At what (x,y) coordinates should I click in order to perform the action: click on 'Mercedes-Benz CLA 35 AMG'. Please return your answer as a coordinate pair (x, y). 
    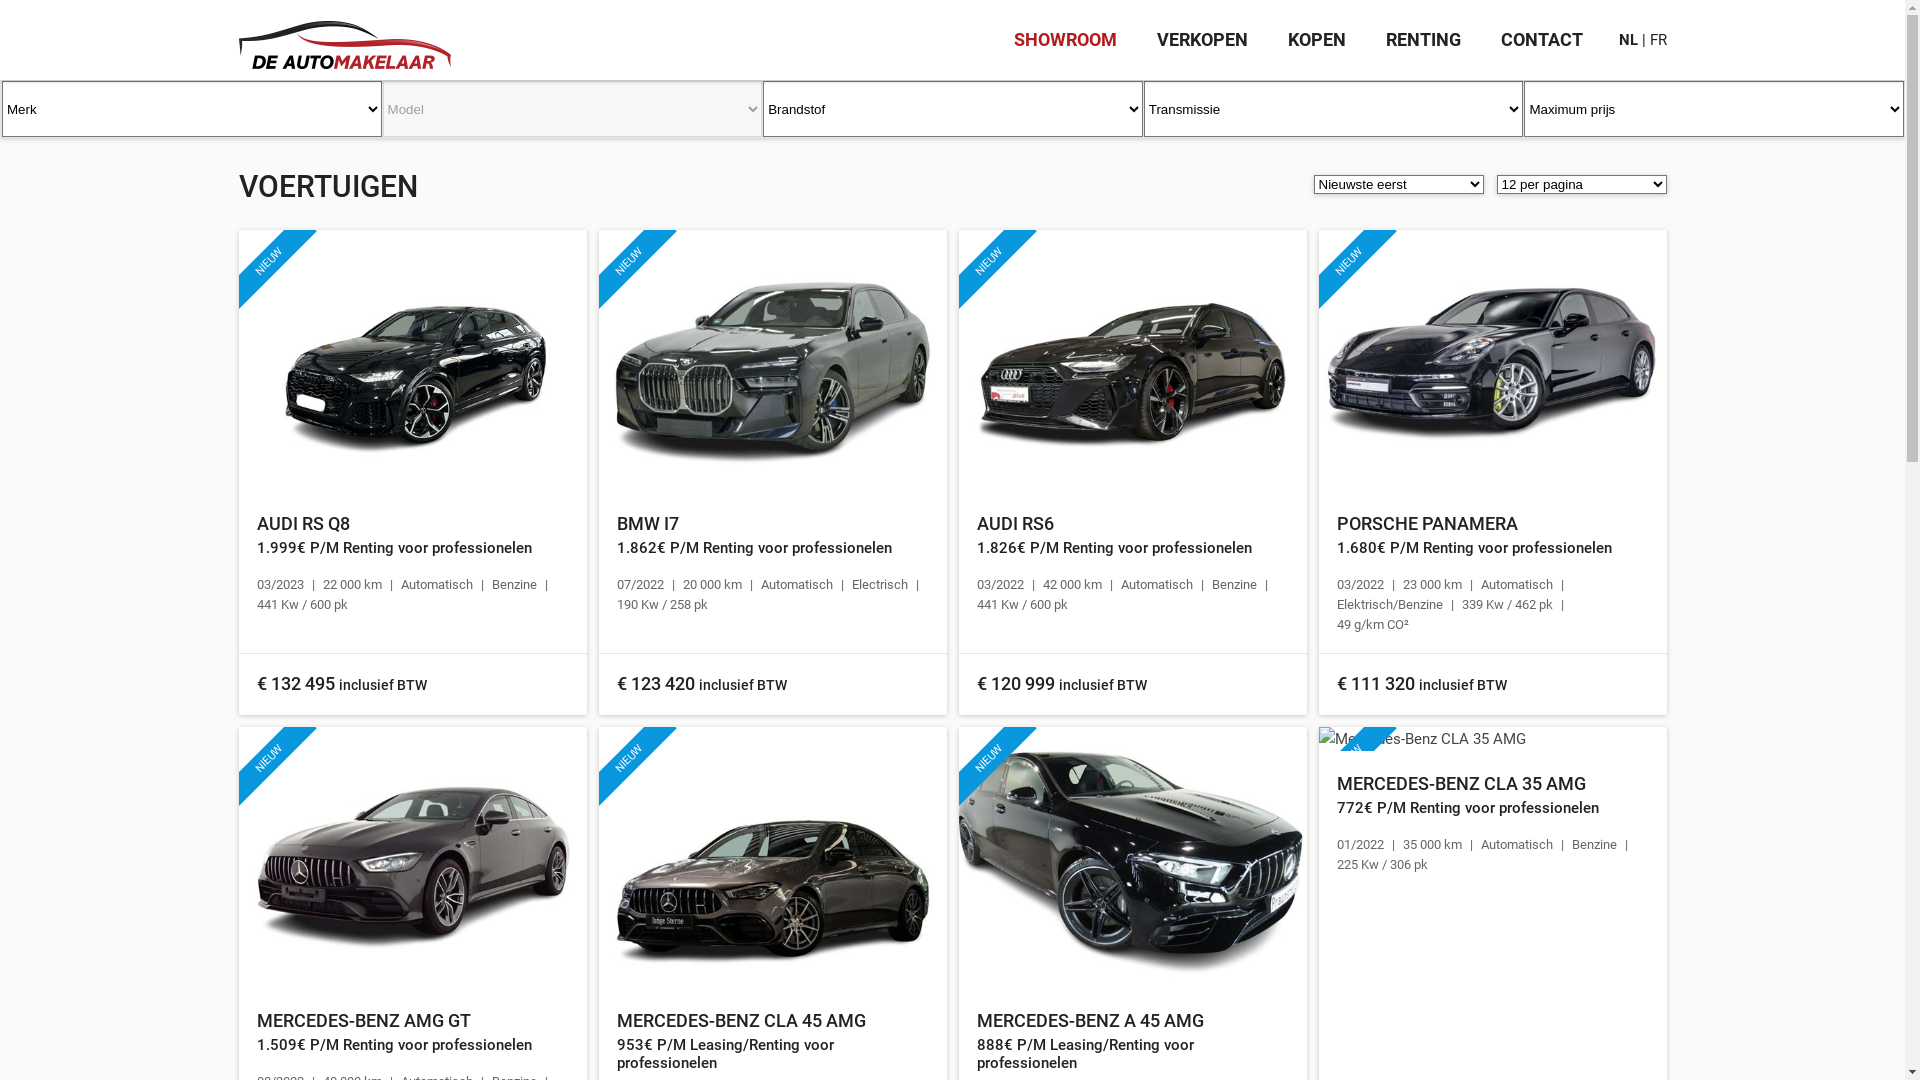
    Looking at the image, I should click on (1492, 739).